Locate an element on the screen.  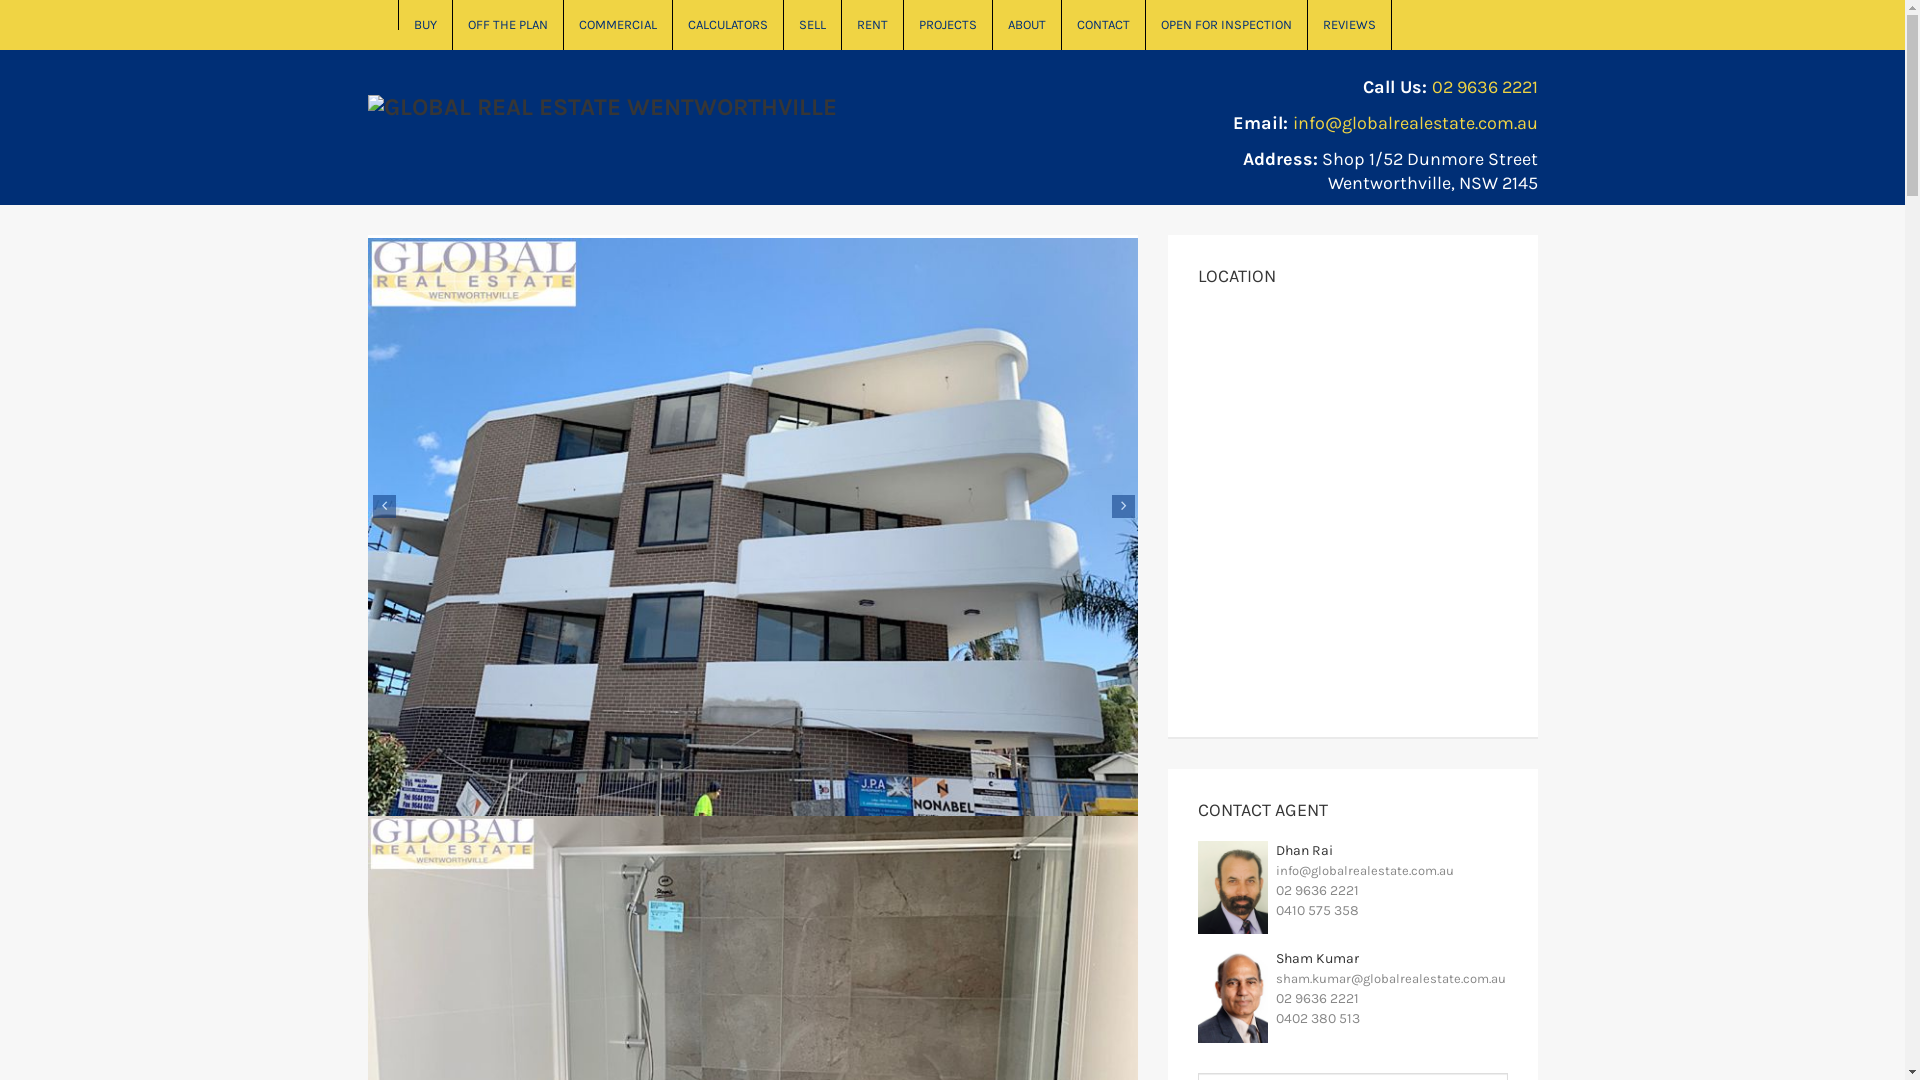
'sham.kumar@globalrealestate.com.au' is located at coordinates (1390, 977).